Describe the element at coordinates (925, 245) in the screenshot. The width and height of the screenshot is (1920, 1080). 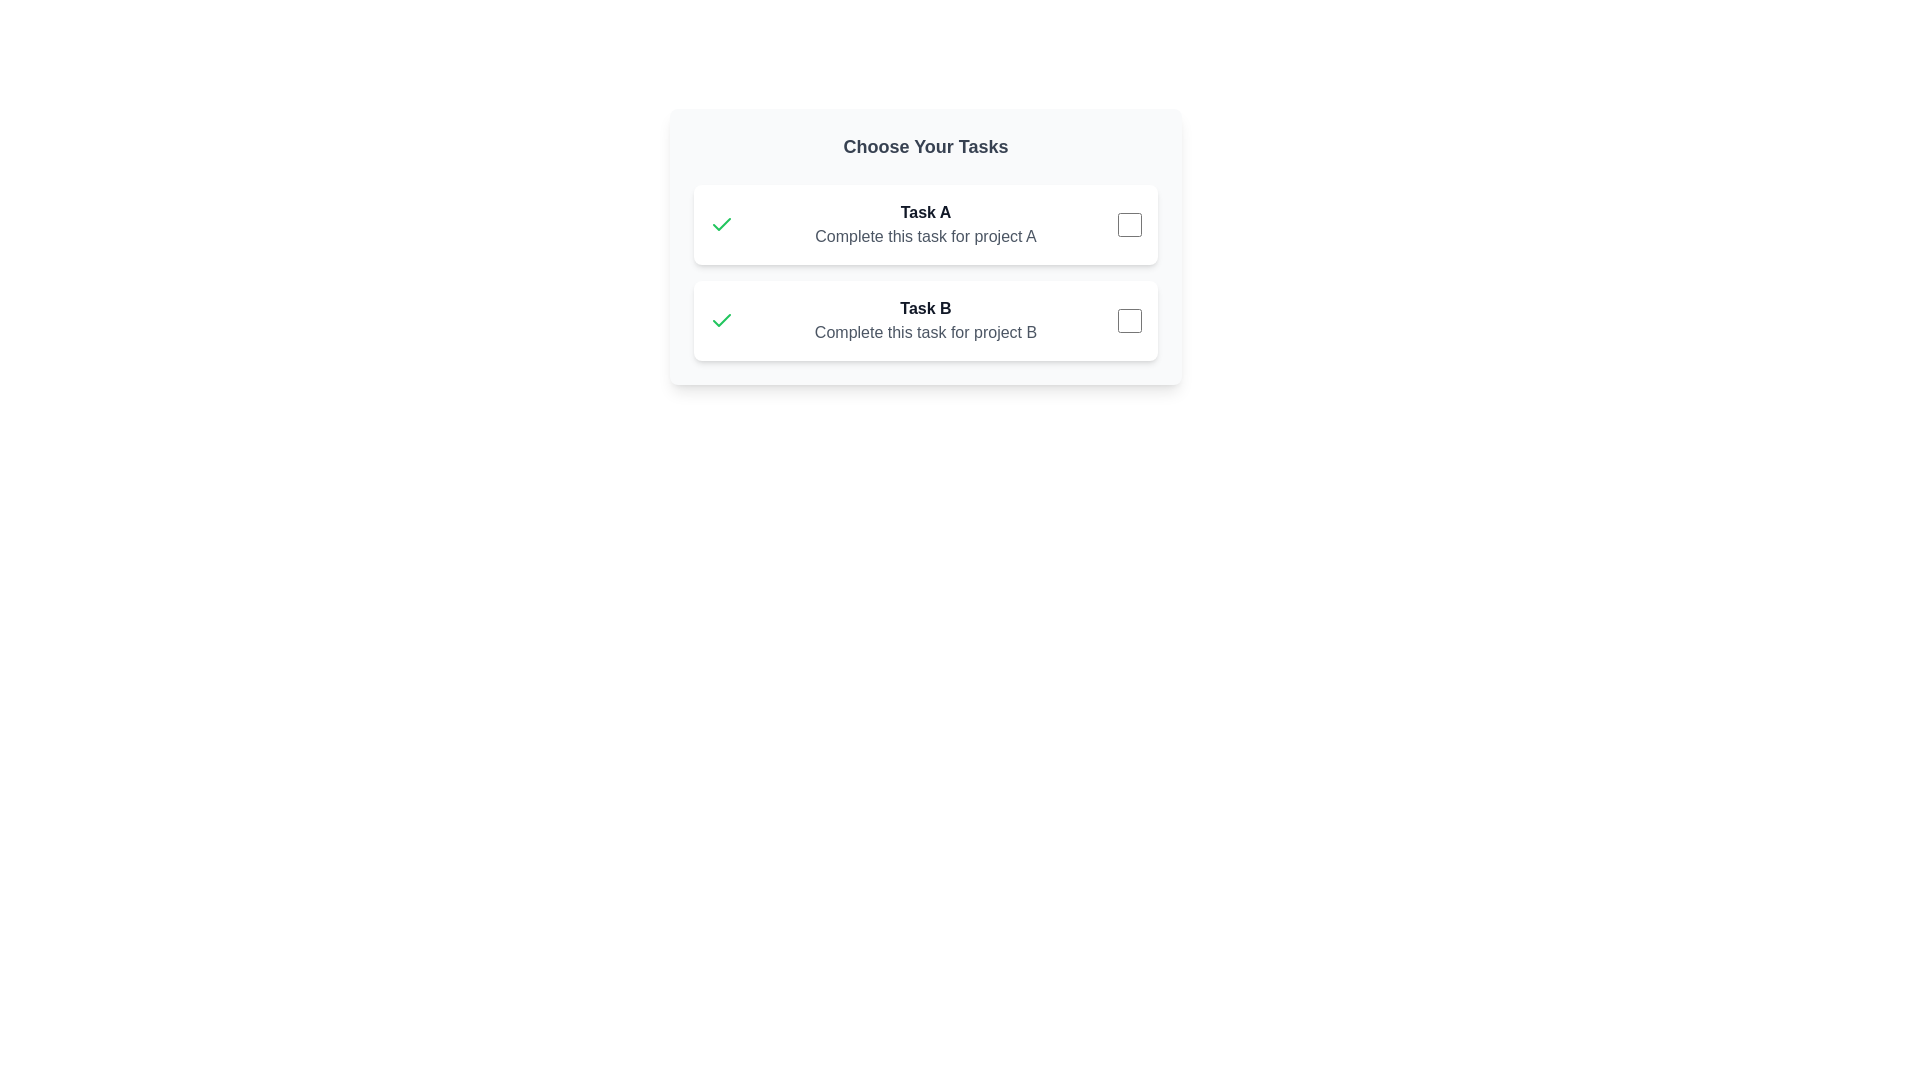
I see `the task title in the vertically arranged card layout` at that location.